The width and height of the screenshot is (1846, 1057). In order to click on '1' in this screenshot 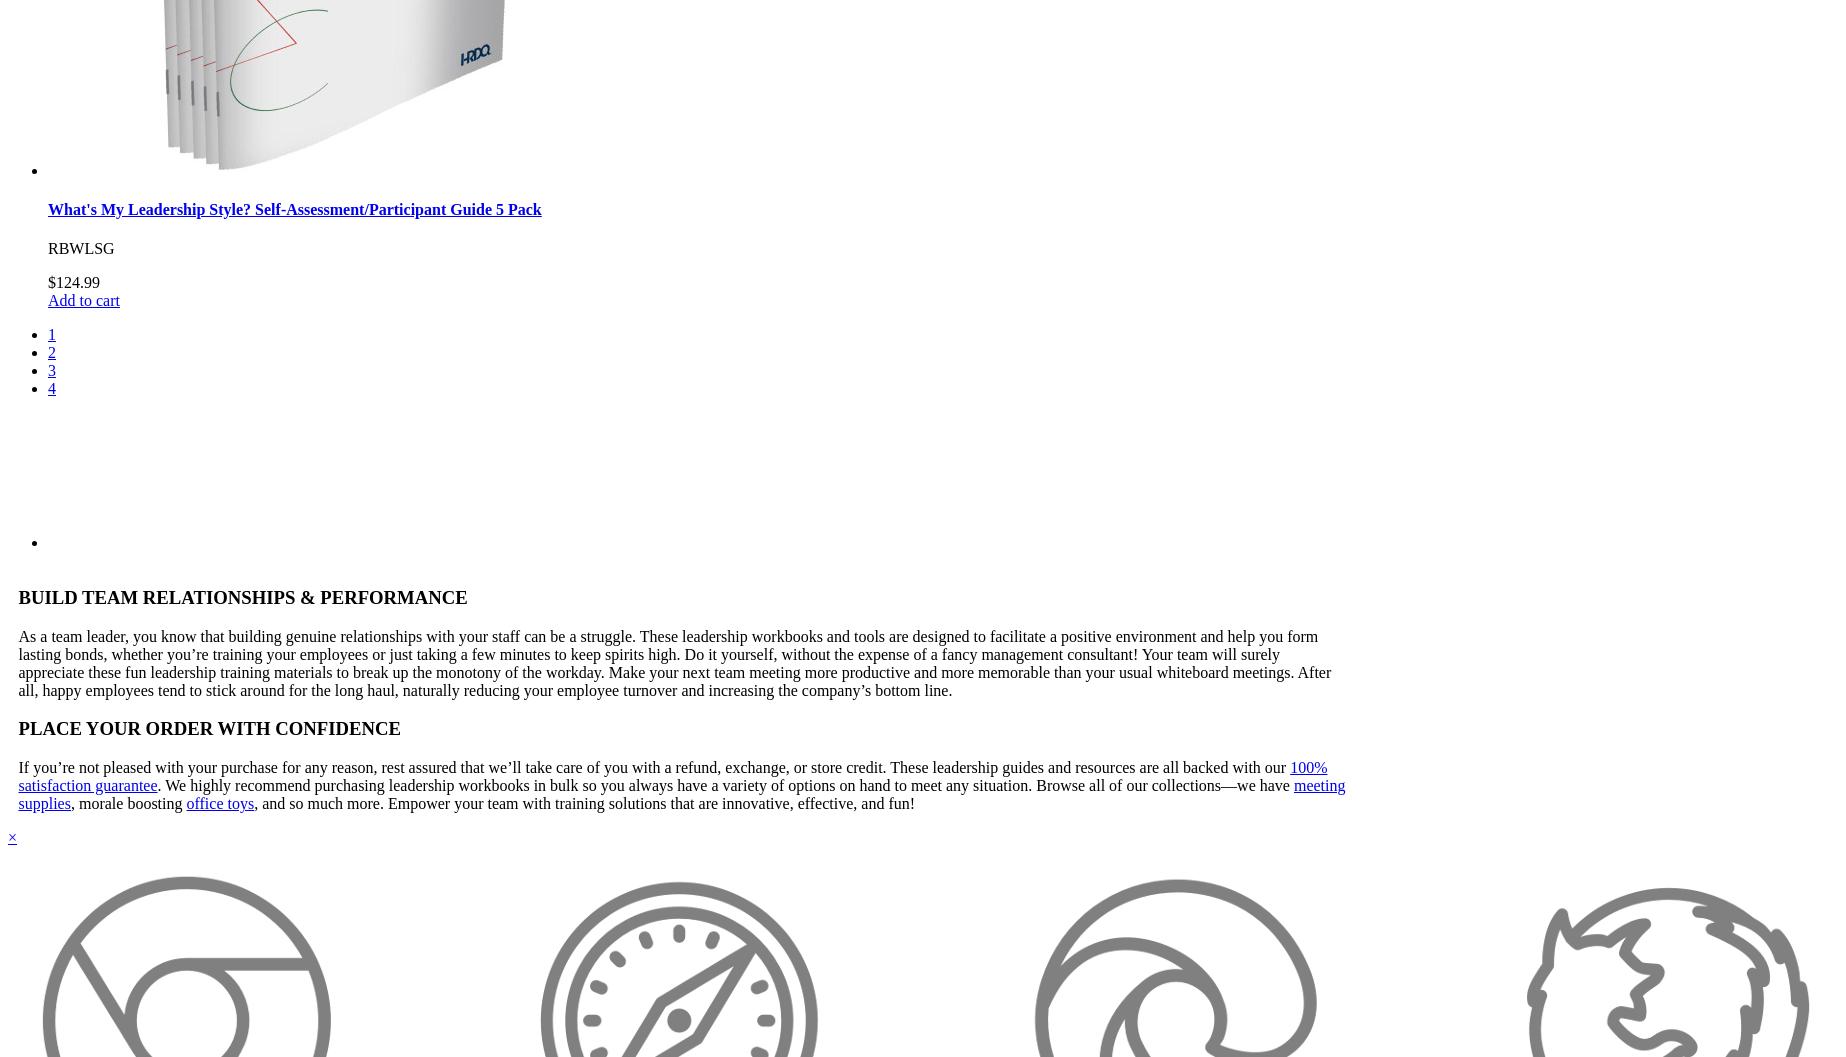, I will do `click(52, 334)`.